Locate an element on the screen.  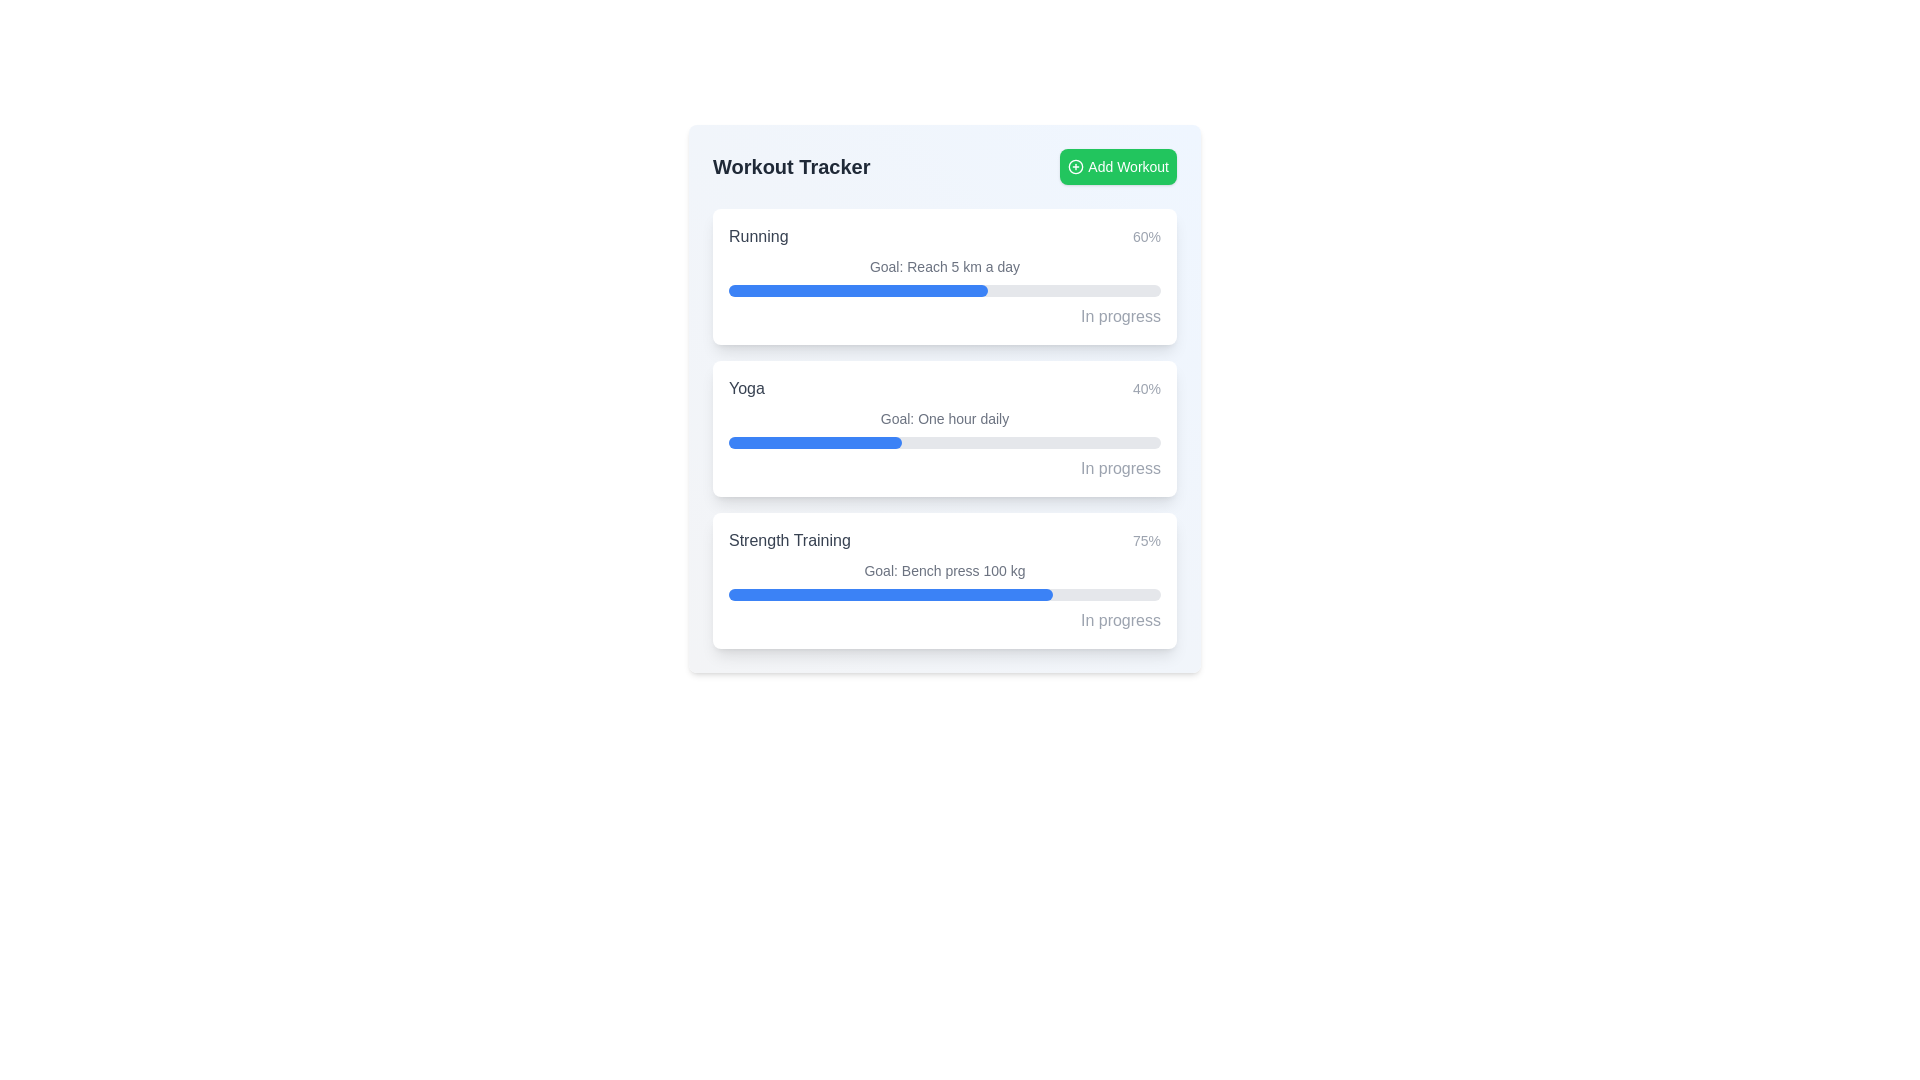
the Static Text indicating the current status of the associated goal in the 'Strength Training' section, located beneath the progress bar and percentage indicator is located at coordinates (1120, 619).